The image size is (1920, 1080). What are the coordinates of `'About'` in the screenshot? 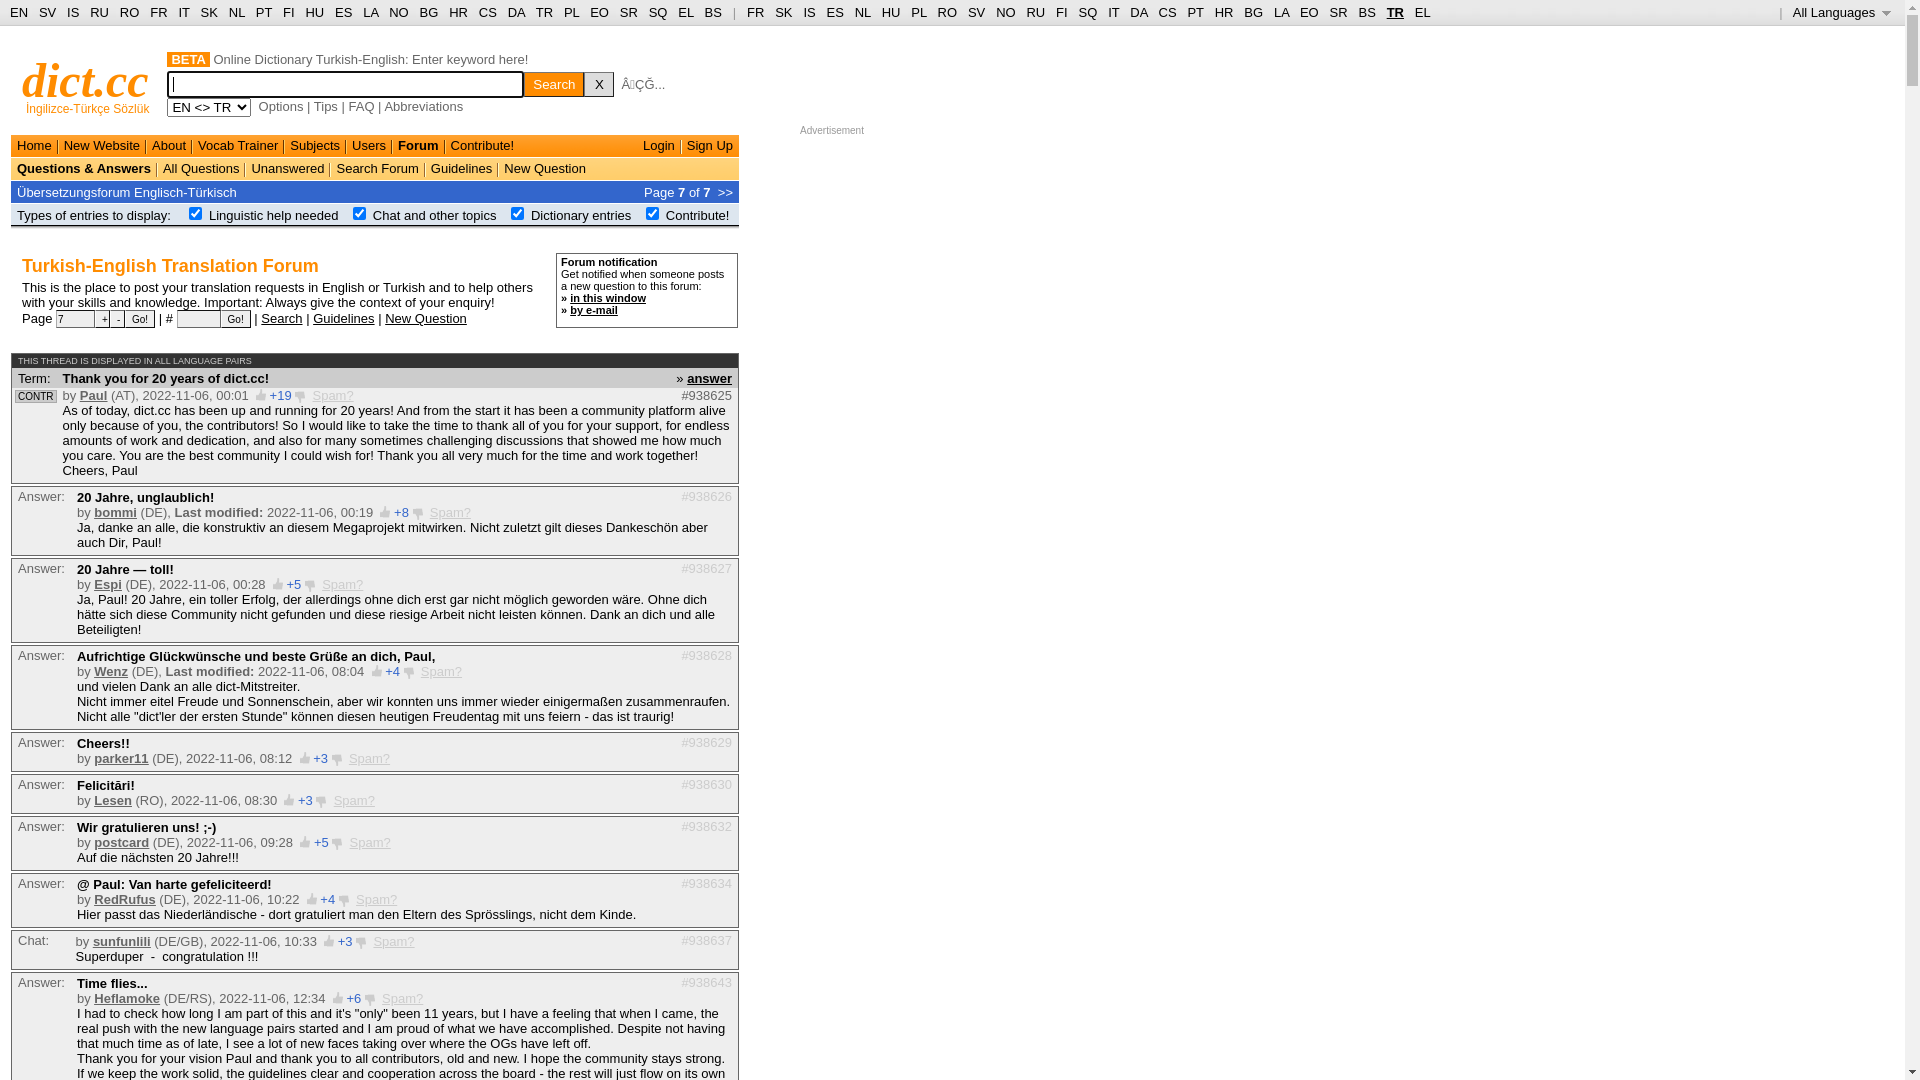 It's located at (168, 144).